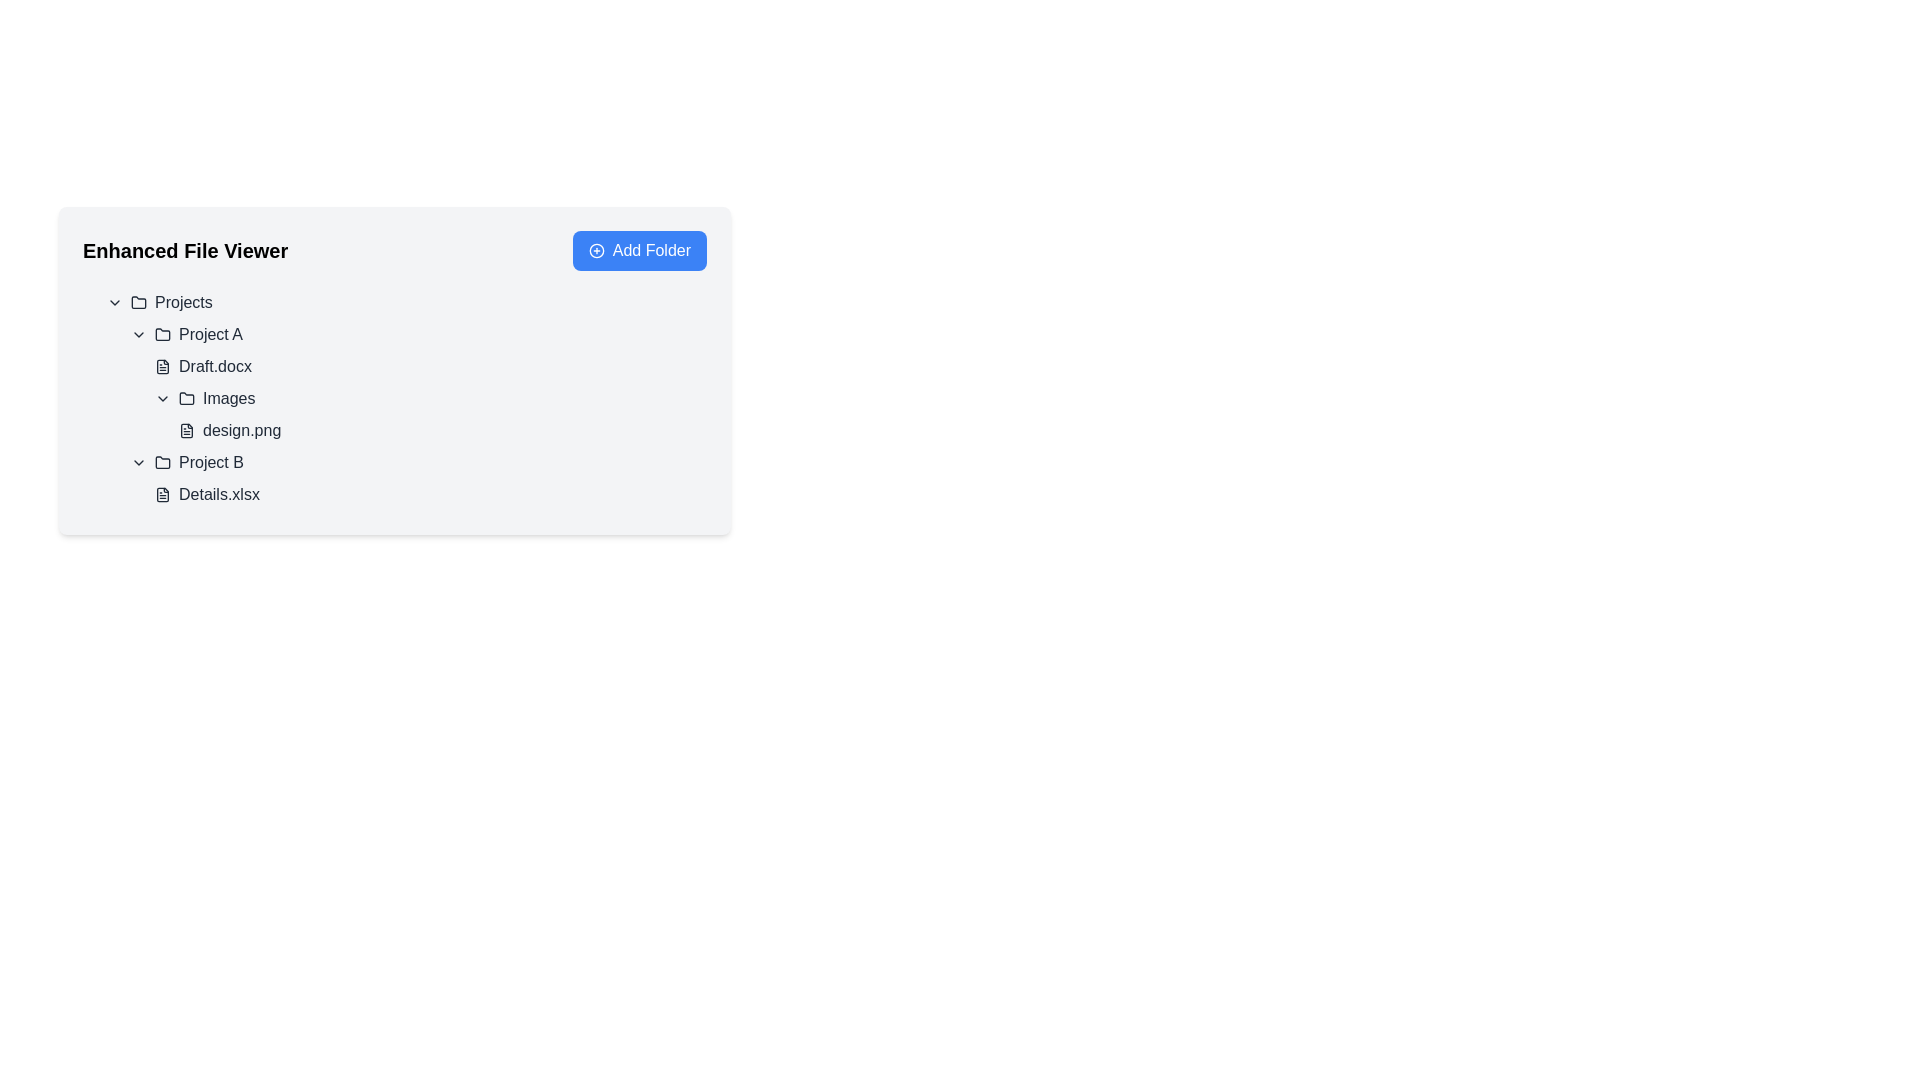 The height and width of the screenshot is (1080, 1920). I want to click on the icon button located before the 'Images' text, so click(163, 398).